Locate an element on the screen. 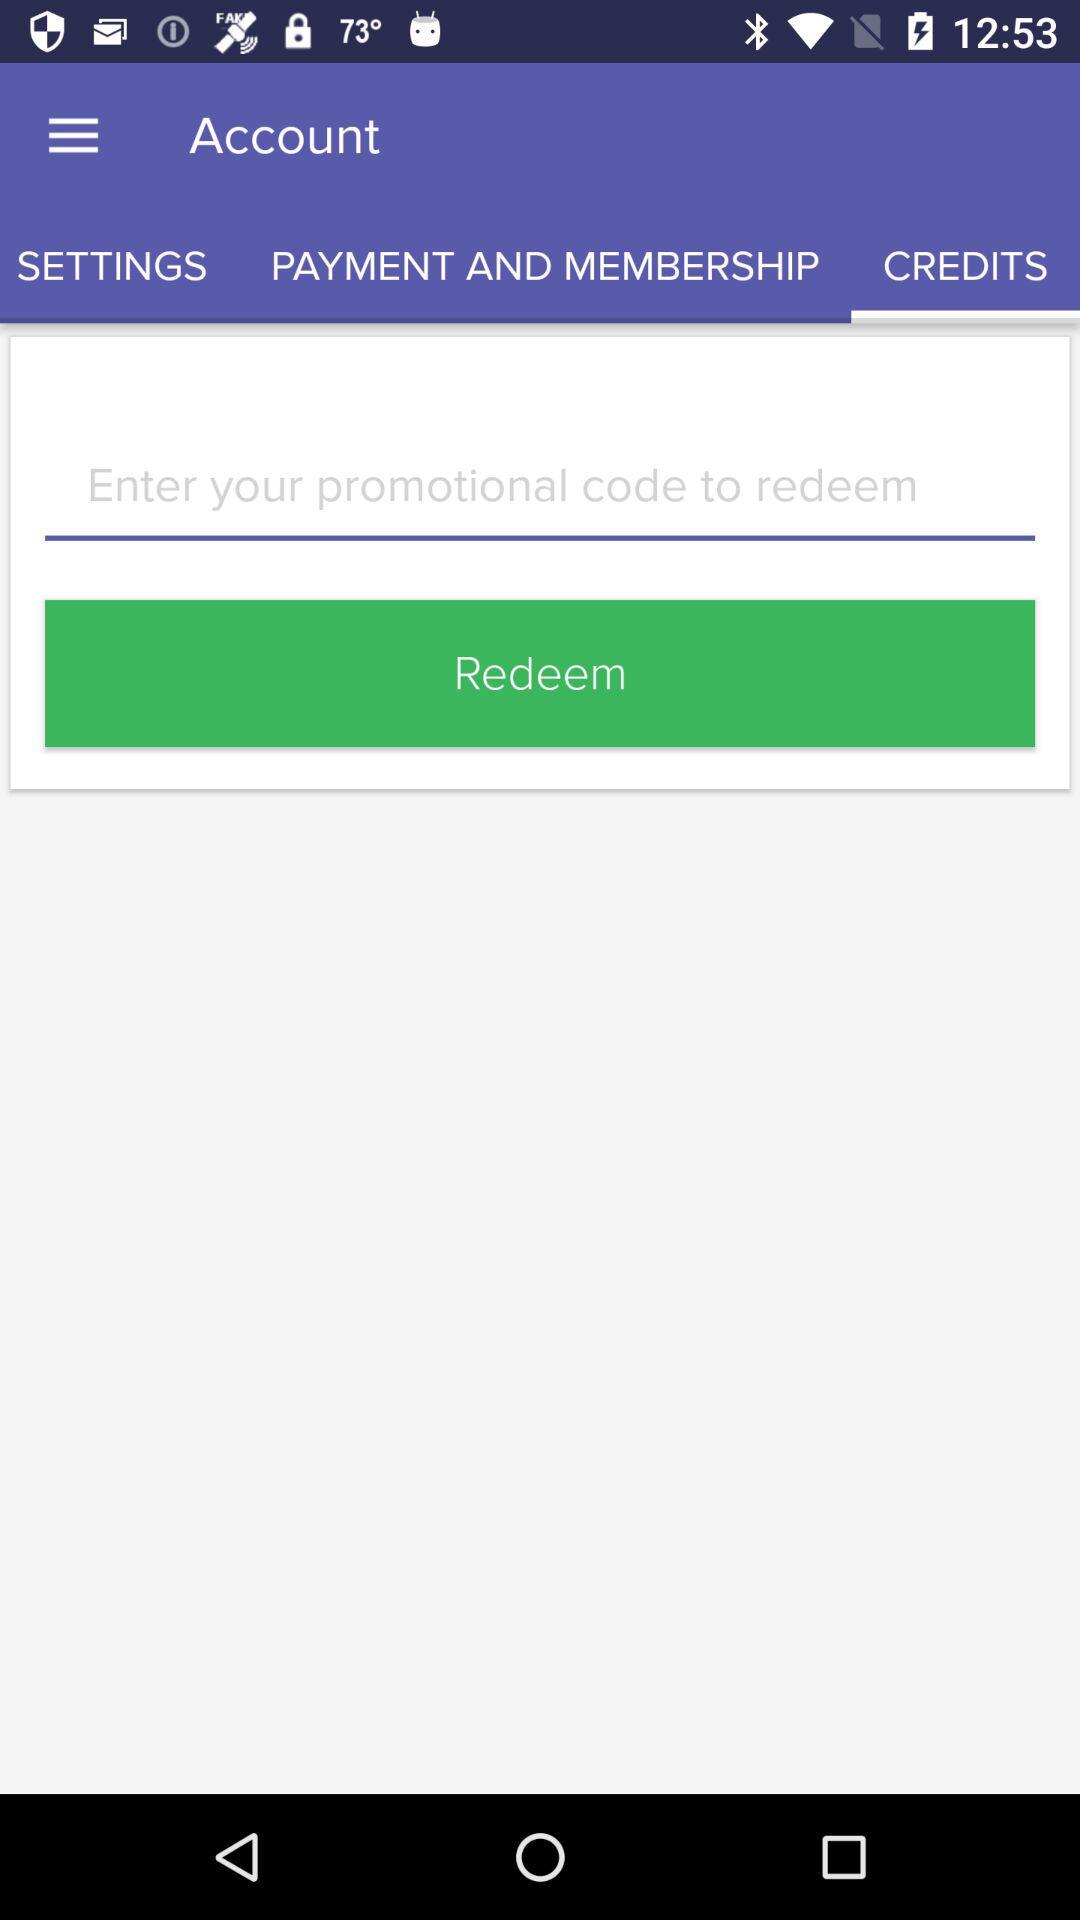  payment and membership icon is located at coordinates (545, 265).